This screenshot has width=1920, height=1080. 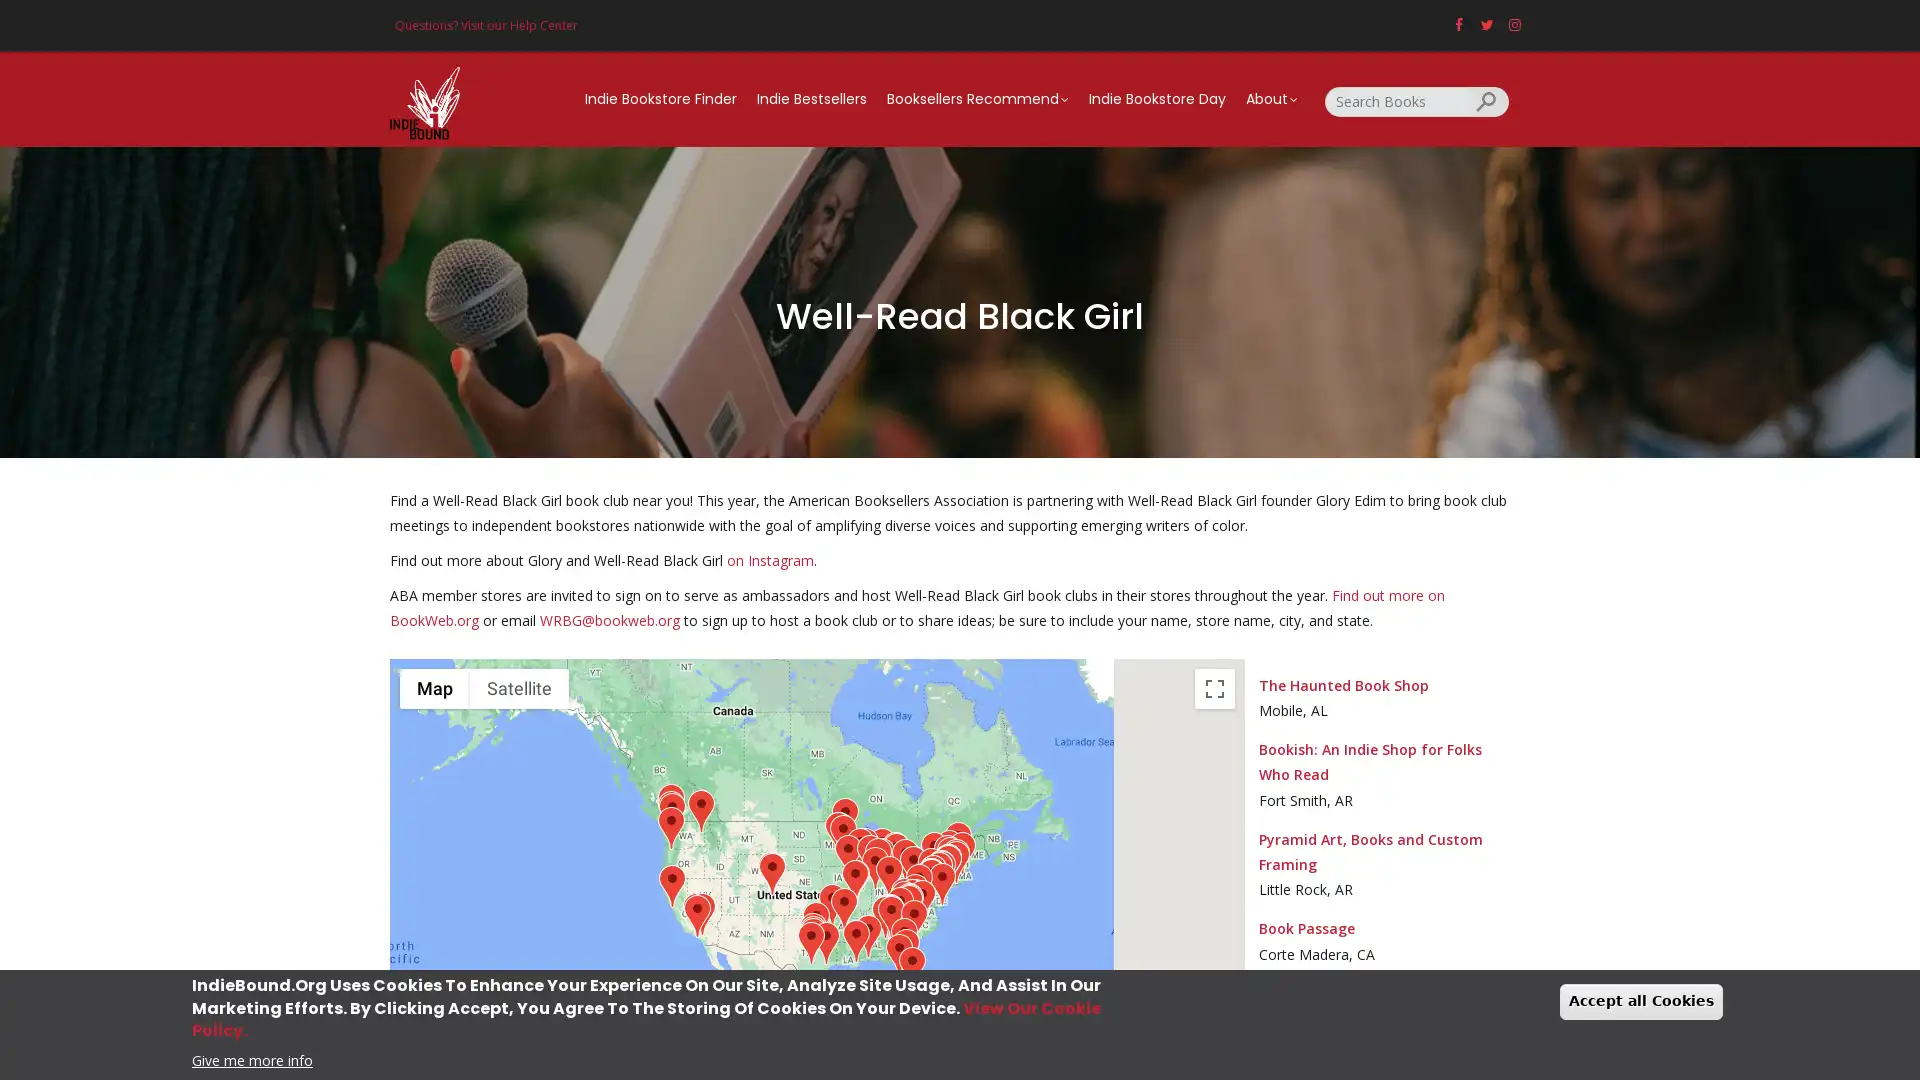 What do you see at coordinates (869, 855) in the screenshot?
I see `Women & Children First` at bounding box center [869, 855].